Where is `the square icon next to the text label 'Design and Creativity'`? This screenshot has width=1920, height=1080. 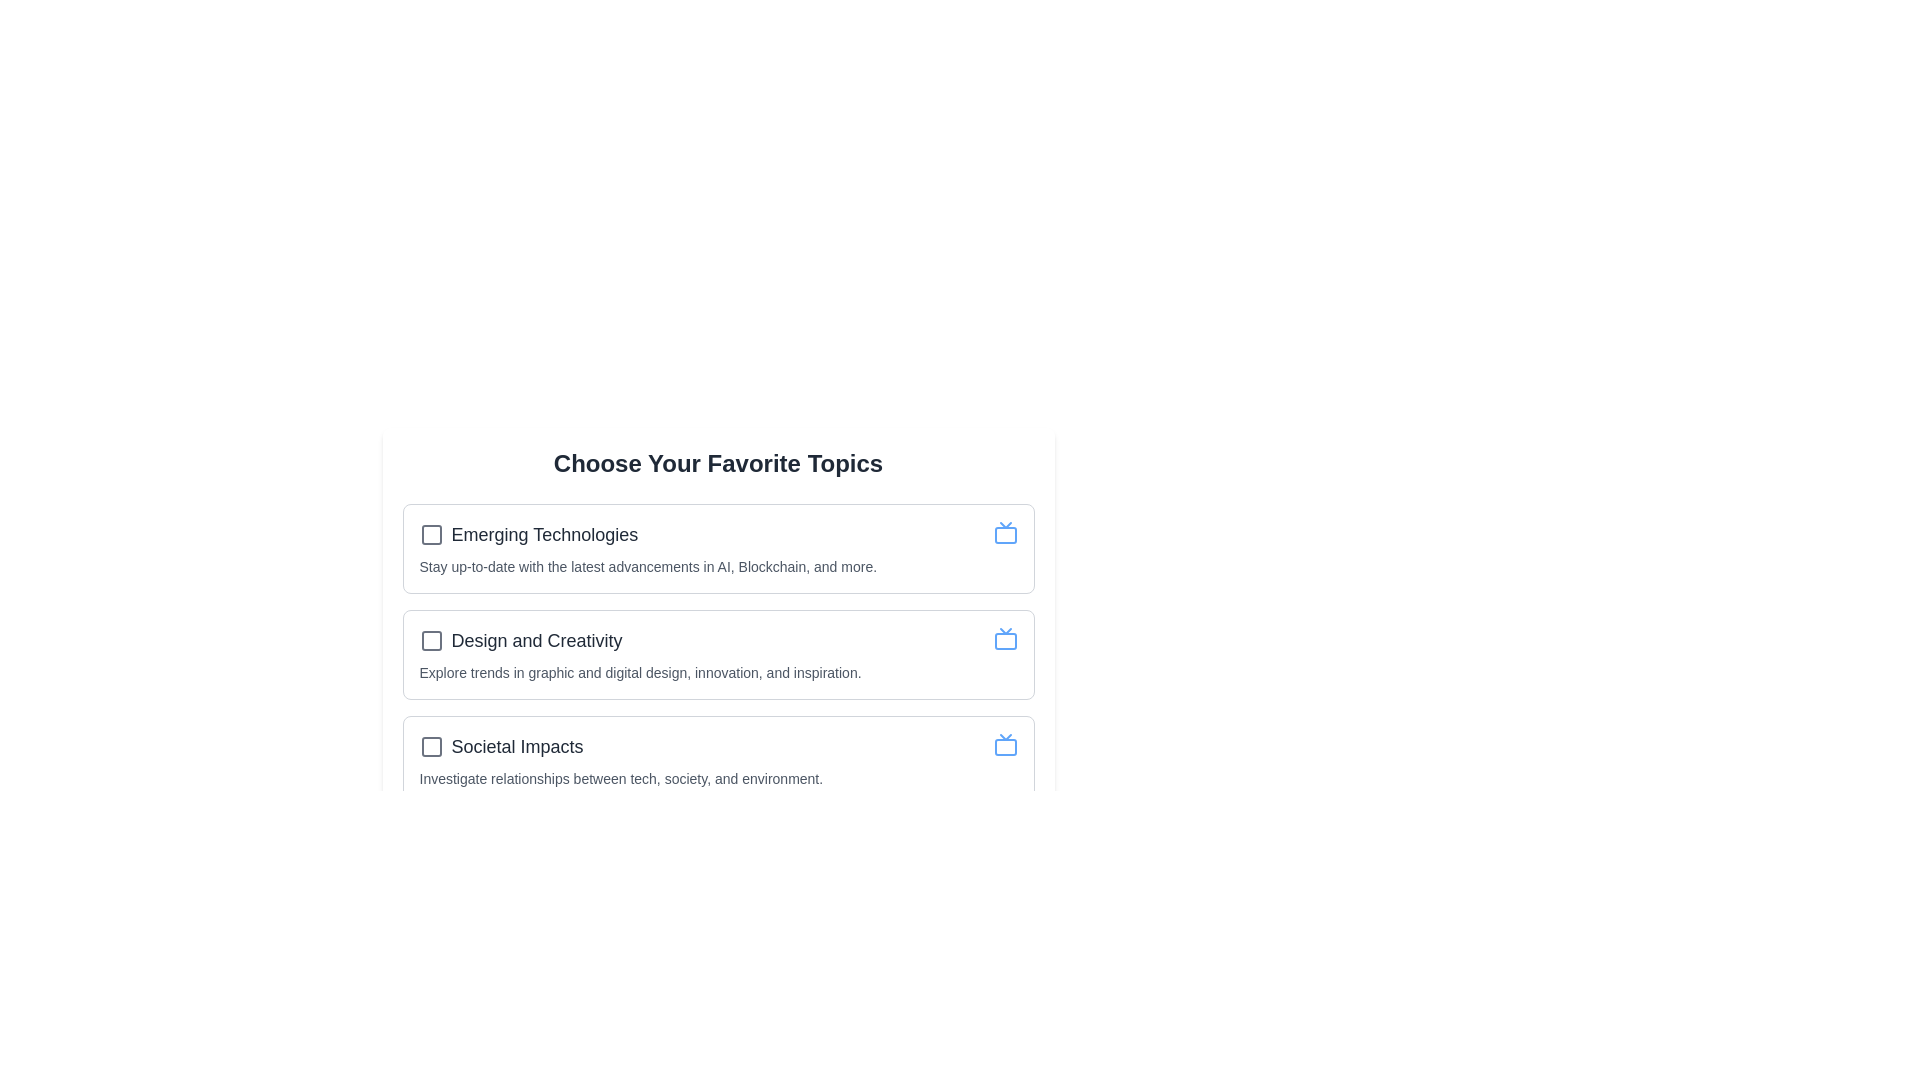
the square icon next to the text label 'Design and Creativity' is located at coordinates (430, 640).